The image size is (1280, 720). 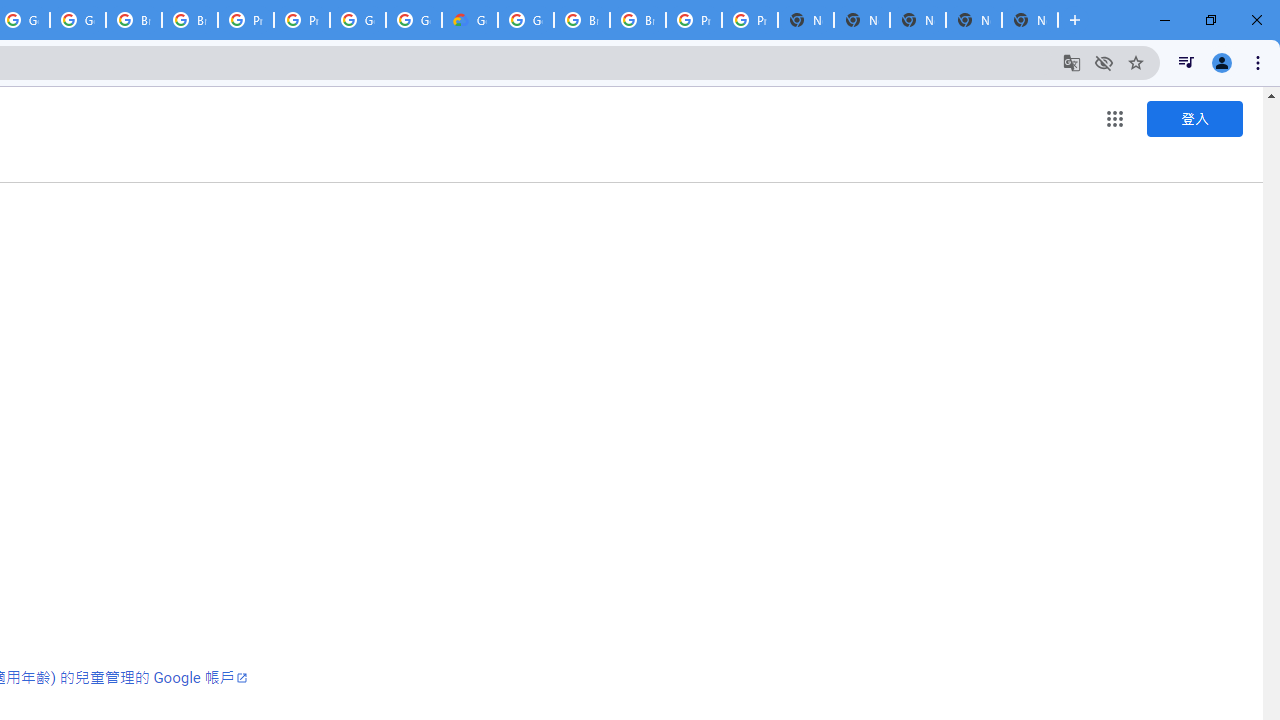 I want to click on 'Google Cloud Platform', so click(x=526, y=20).